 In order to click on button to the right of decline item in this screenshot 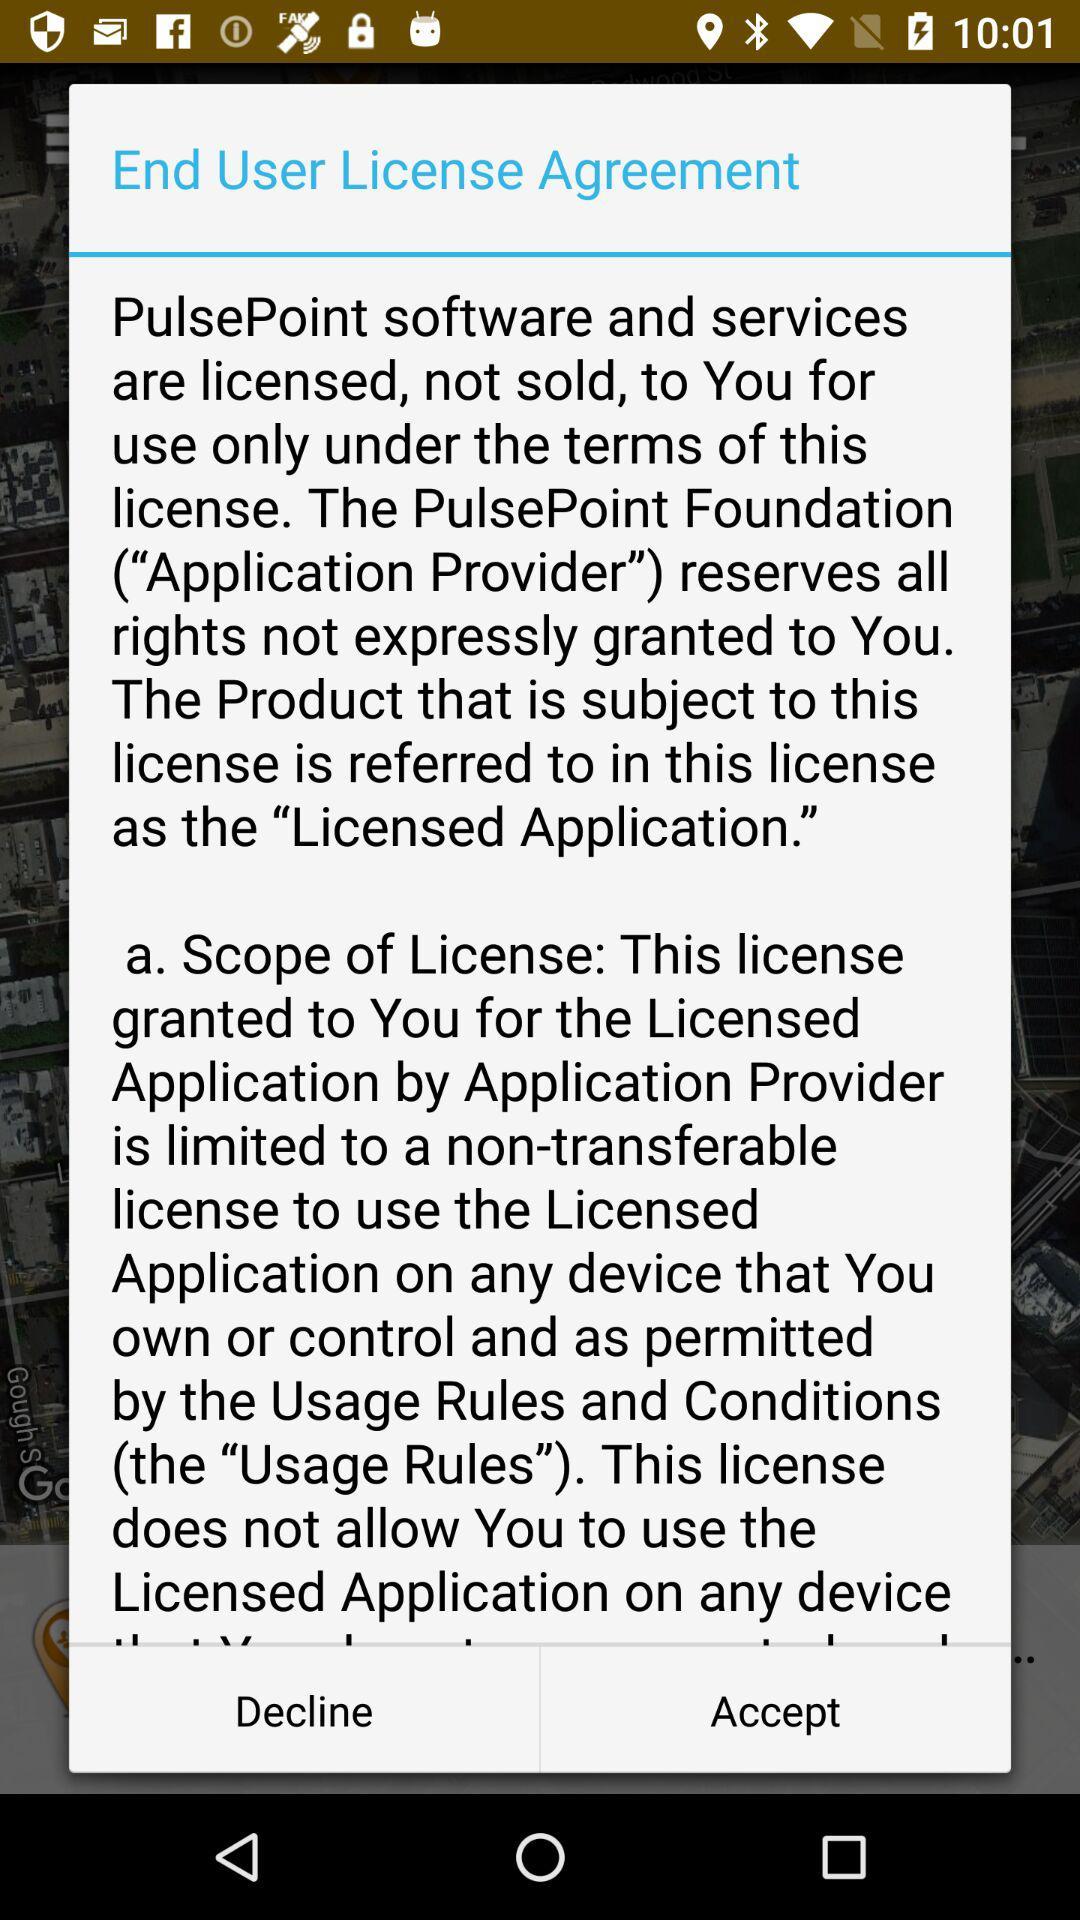, I will do `click(774, 1708)`.